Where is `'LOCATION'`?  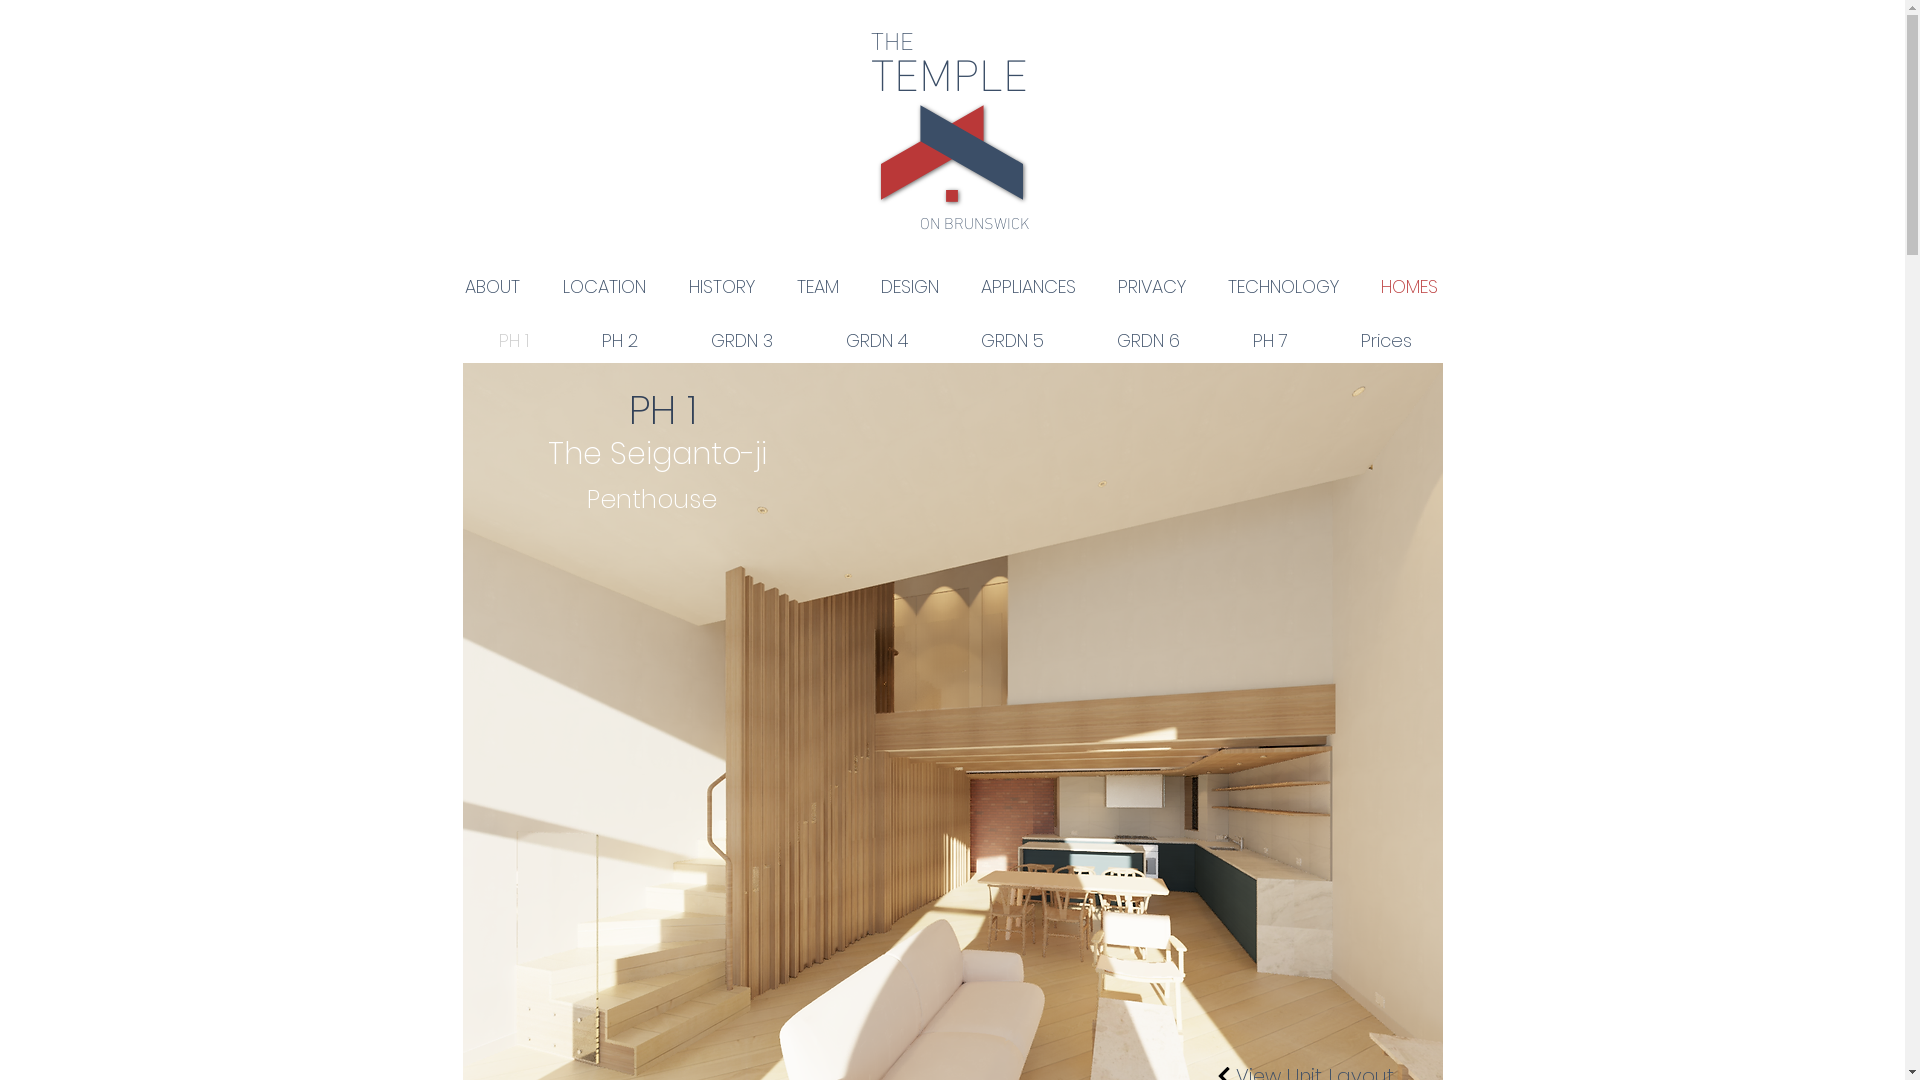
'LOCATION' is located at coordinates (603, 286).